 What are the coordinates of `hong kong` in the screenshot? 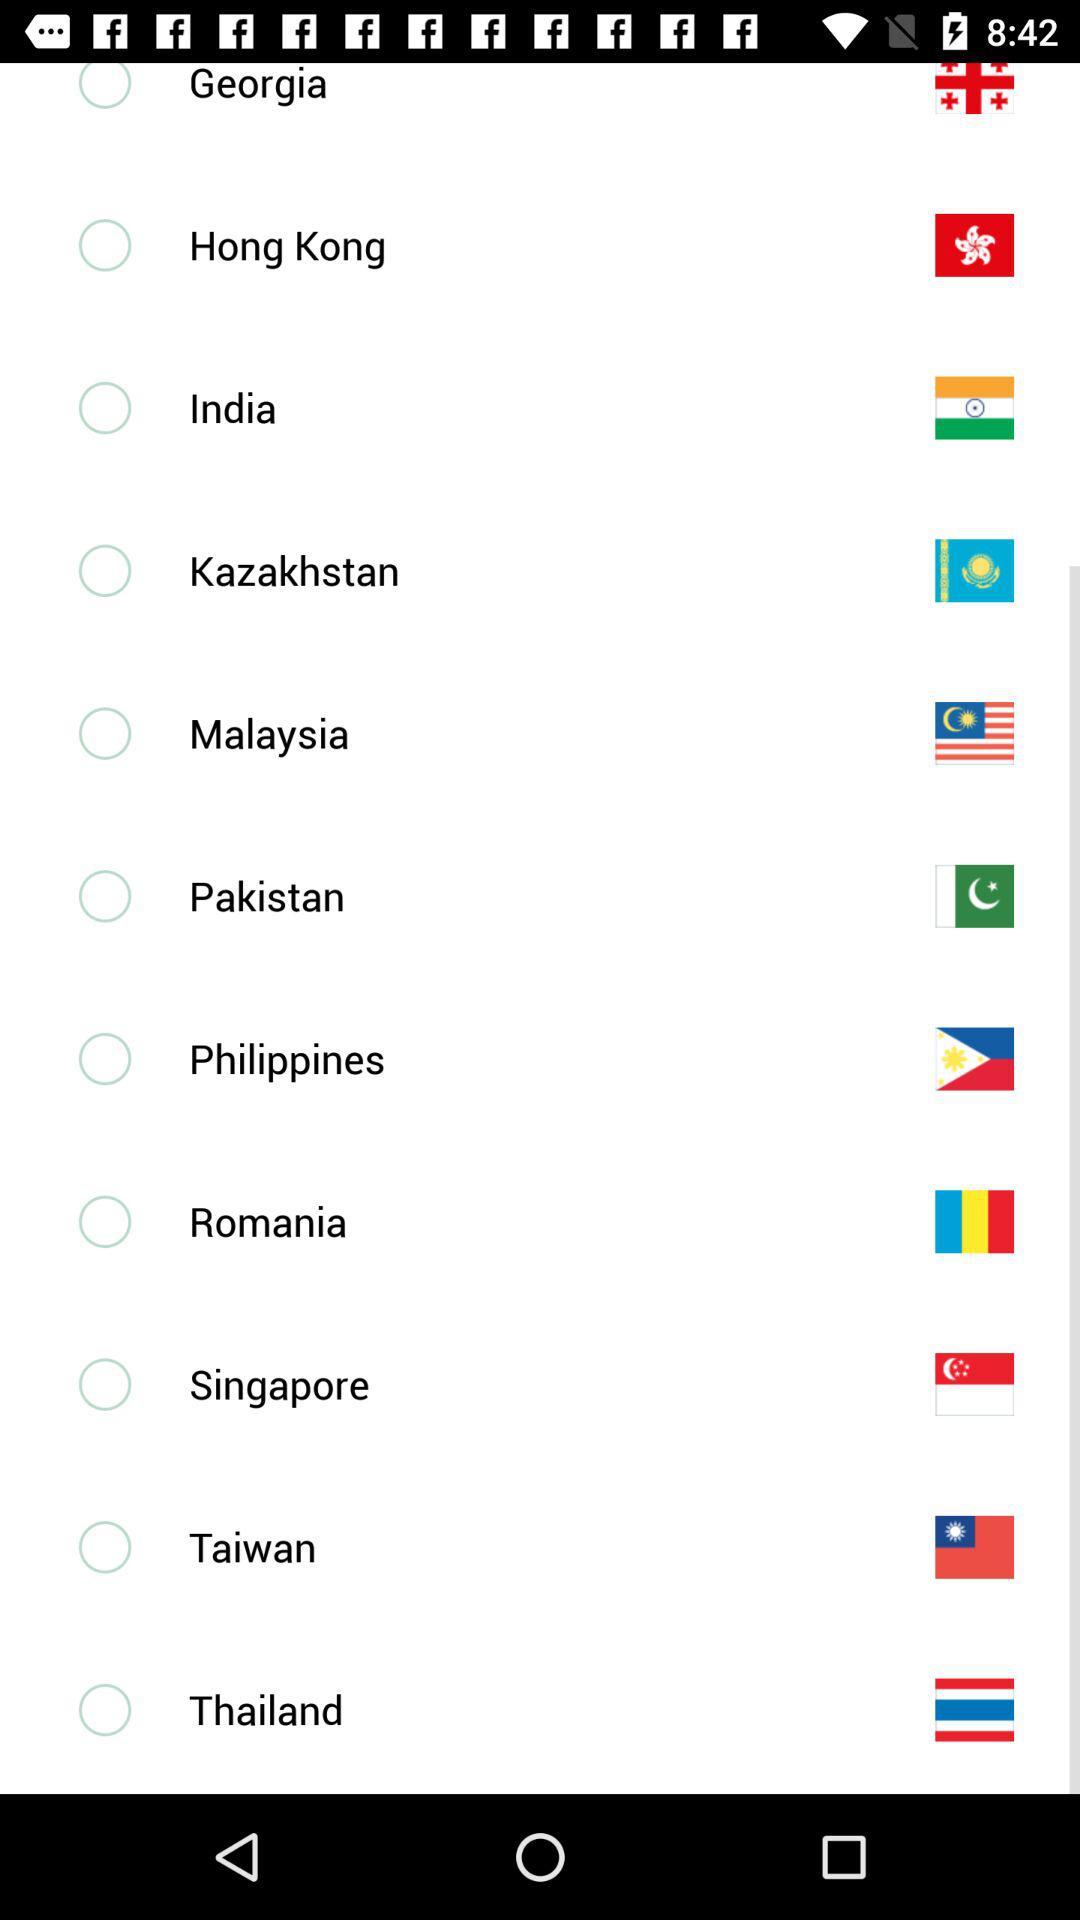 It's located at (528, 243).